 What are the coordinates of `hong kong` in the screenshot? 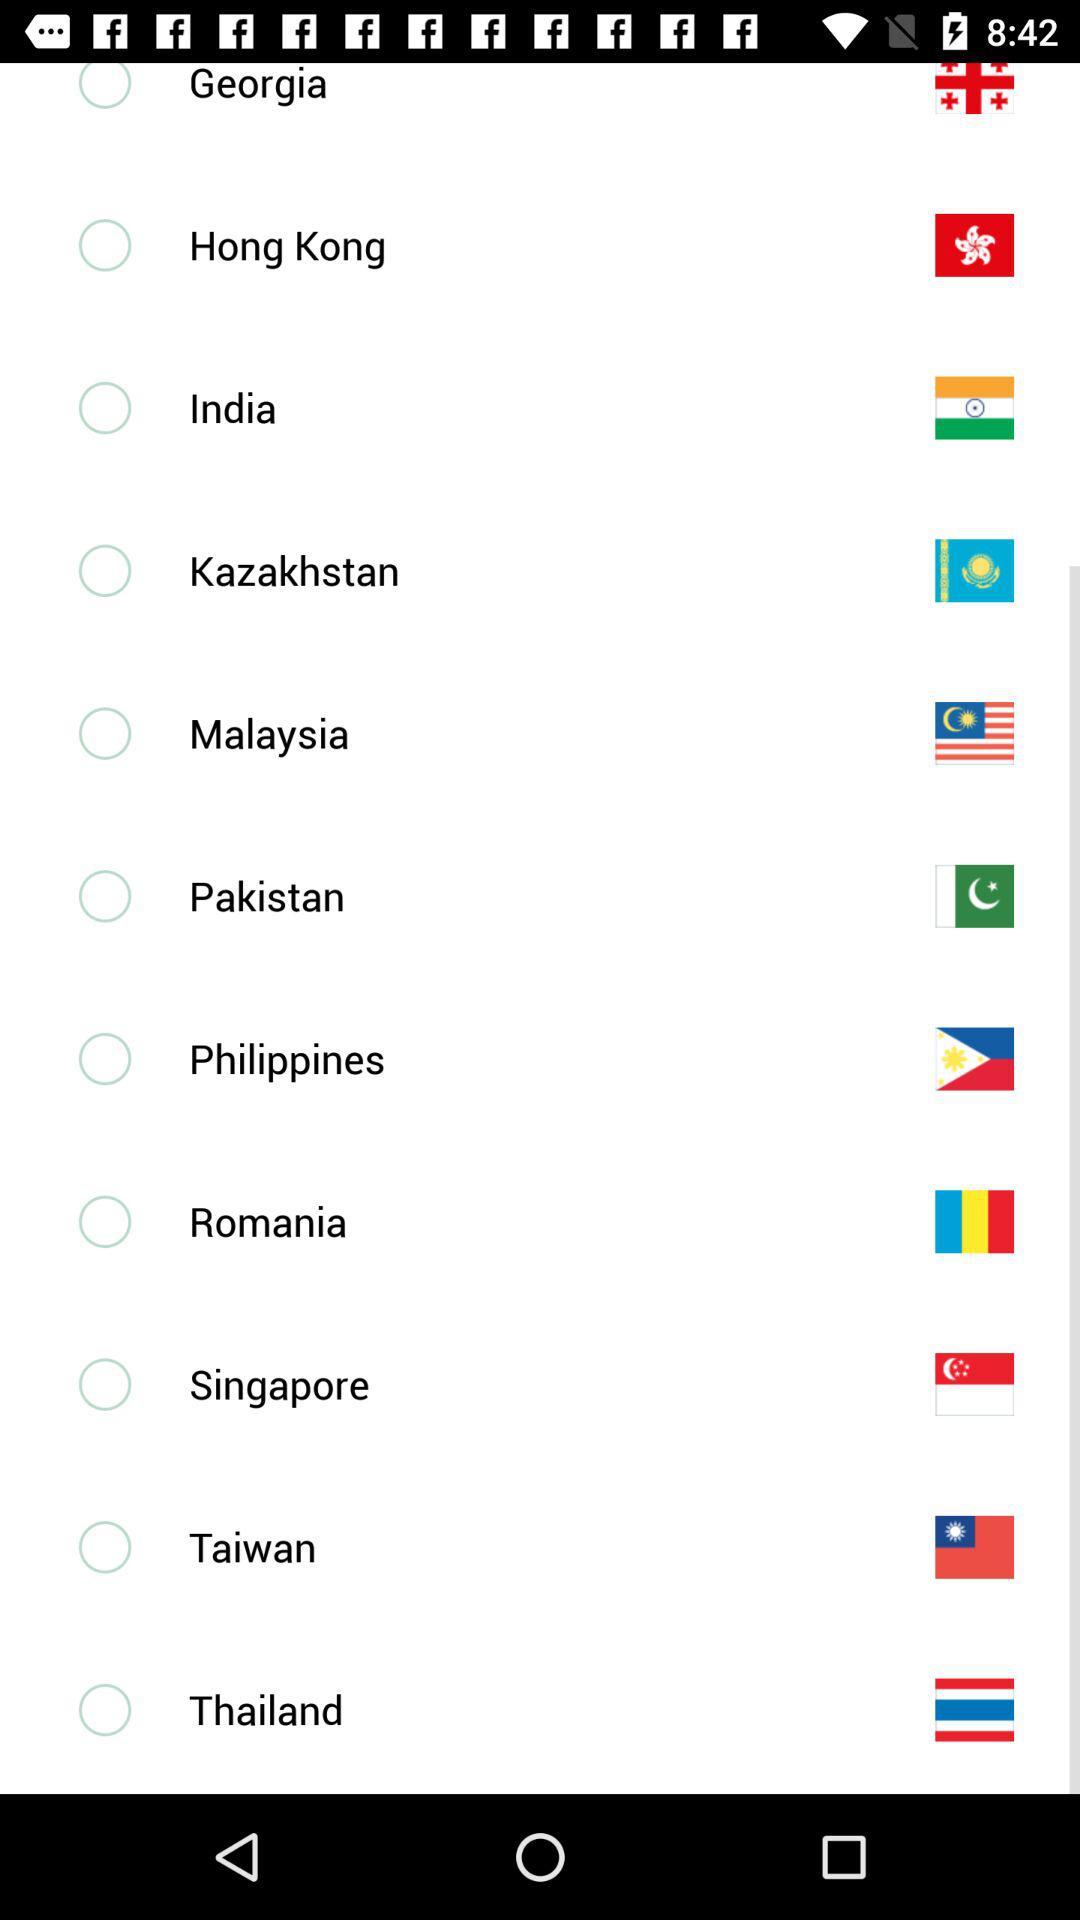 It's located at (528, 243).